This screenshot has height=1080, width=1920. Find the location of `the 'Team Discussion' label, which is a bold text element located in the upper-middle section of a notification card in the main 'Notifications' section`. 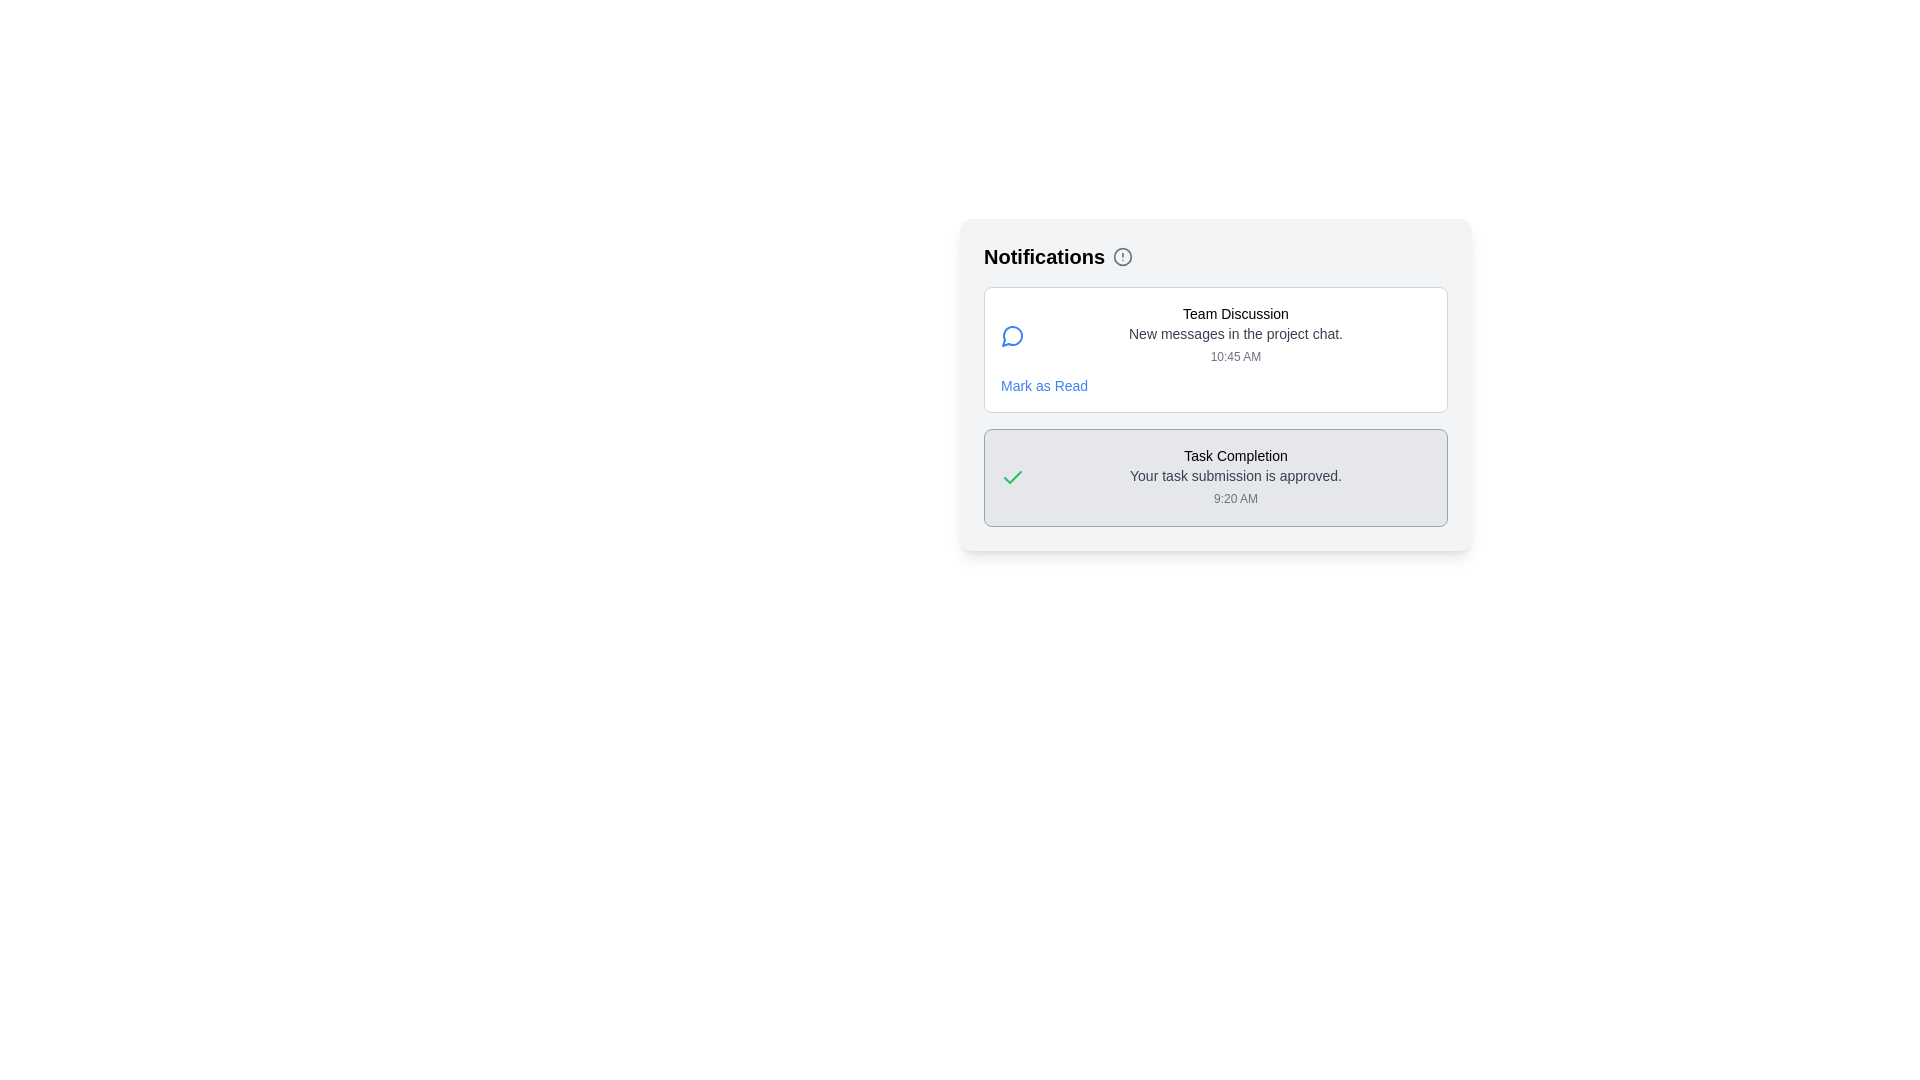

the 'Team Discussion' label, which is a bold text element located in the upper-middle section of a notification card in the main 'Notifications' section is located at coordinates (1235, 313).